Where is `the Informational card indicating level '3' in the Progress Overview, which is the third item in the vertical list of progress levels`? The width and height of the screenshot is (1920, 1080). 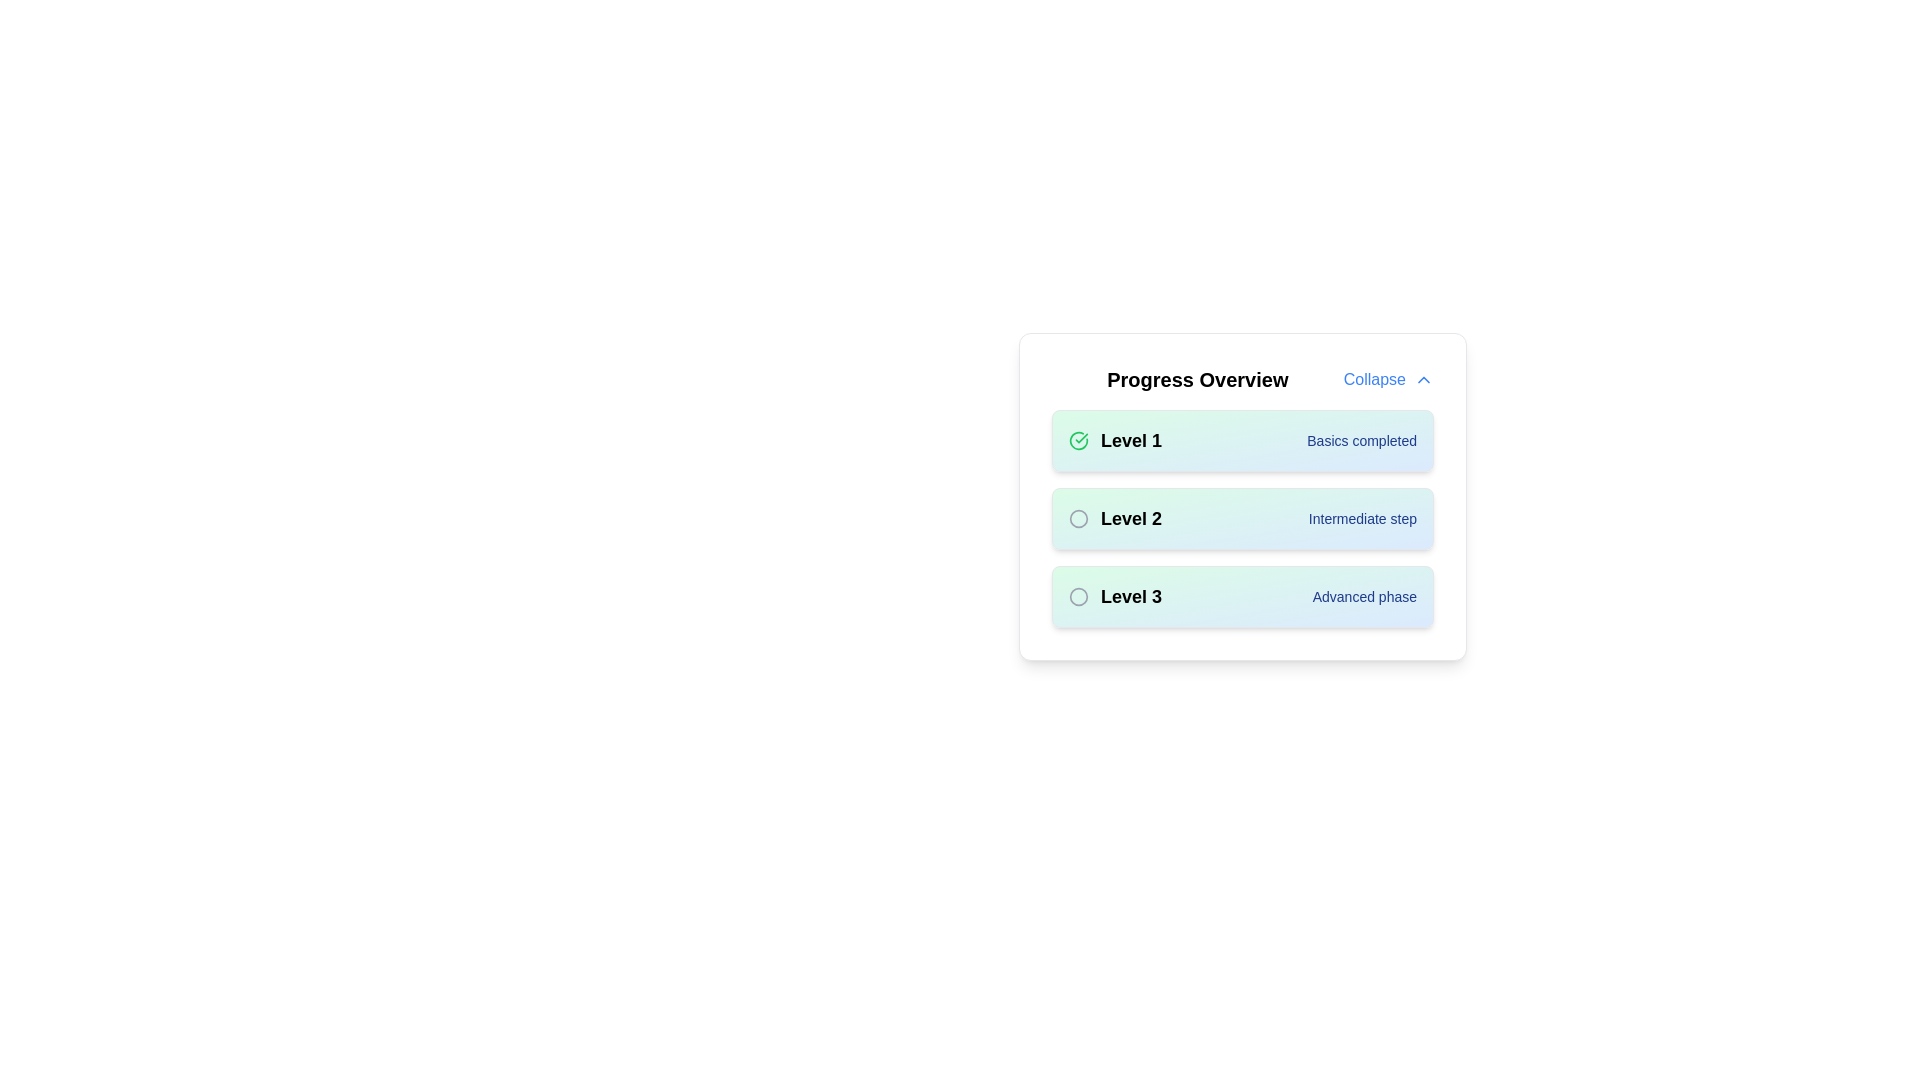
the Informational card indicating level '3' in the Progress Overview, which is the third item in the vertical list of progress levels is located at coordinates (1242, 596).